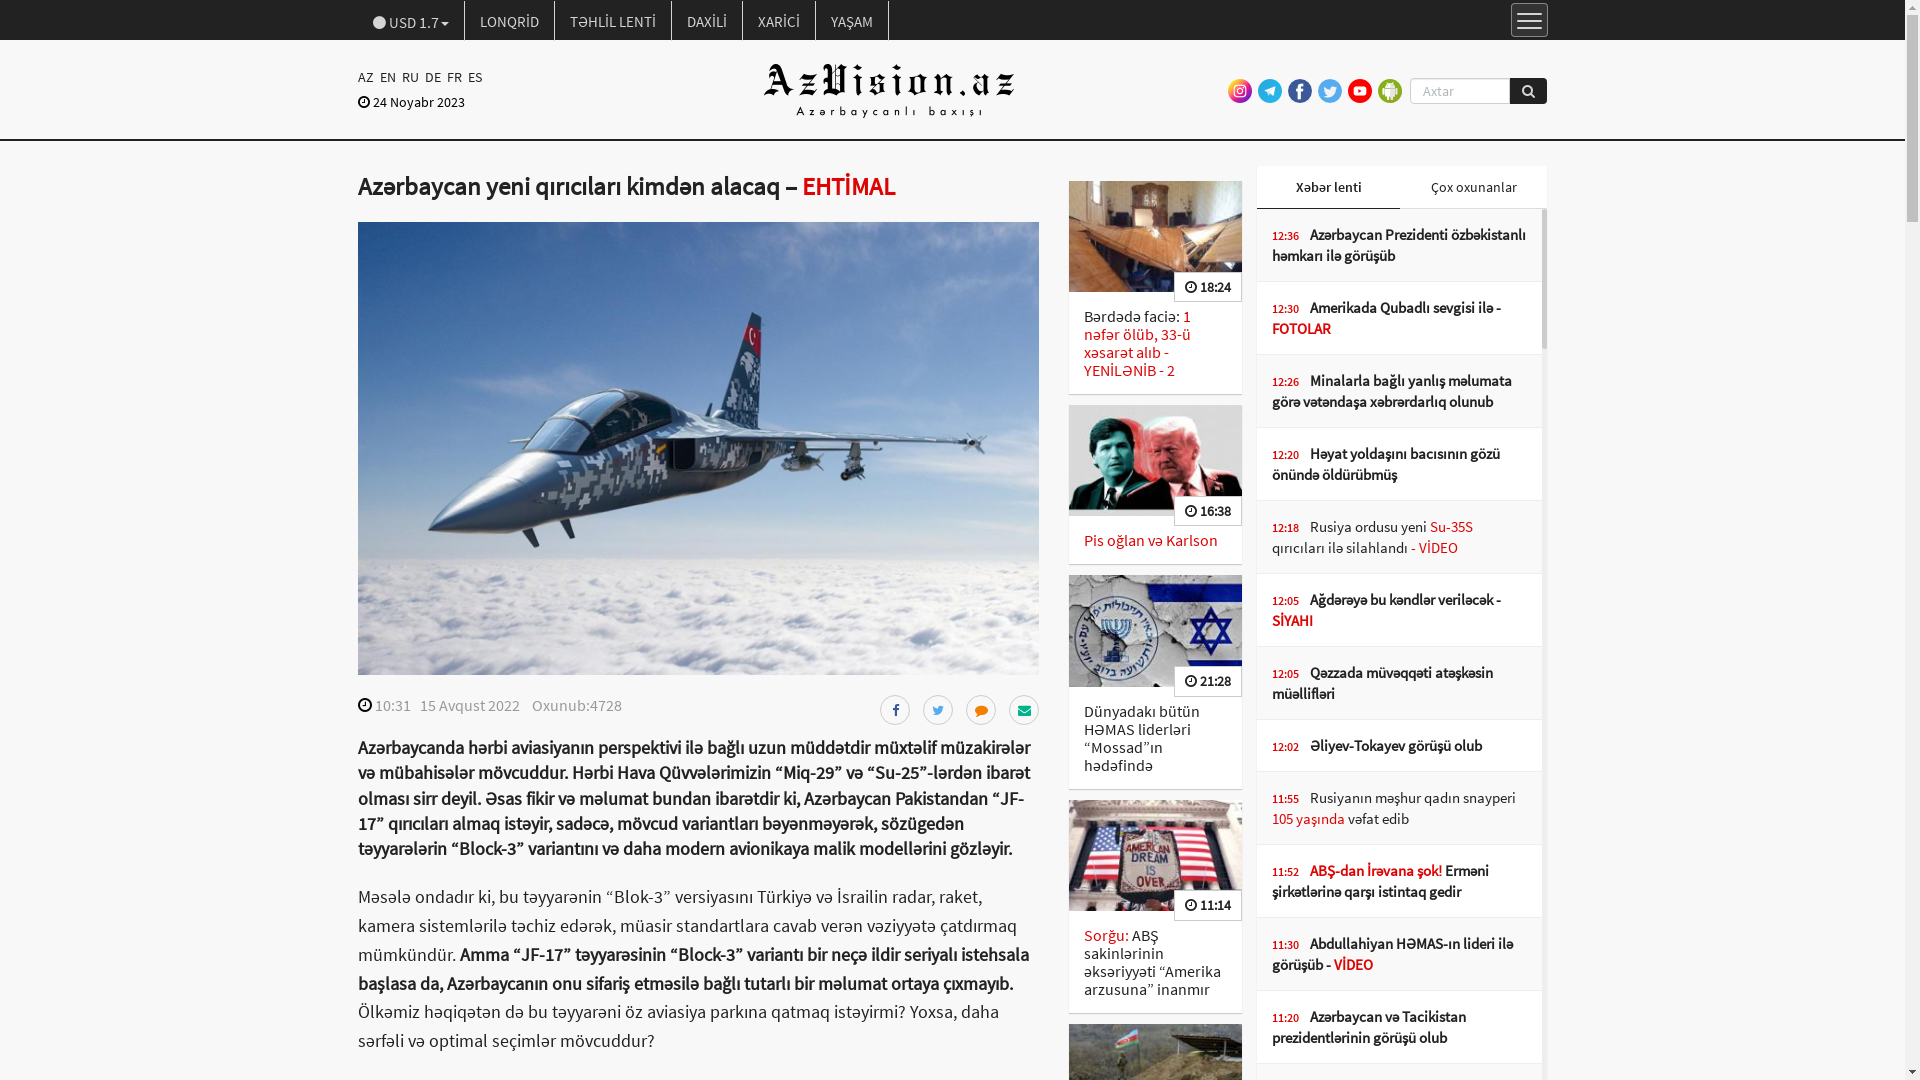  What do you see at coordinates (473, 76) in the screenshot?
I see `'ES'` at bounding box center [473, 76].